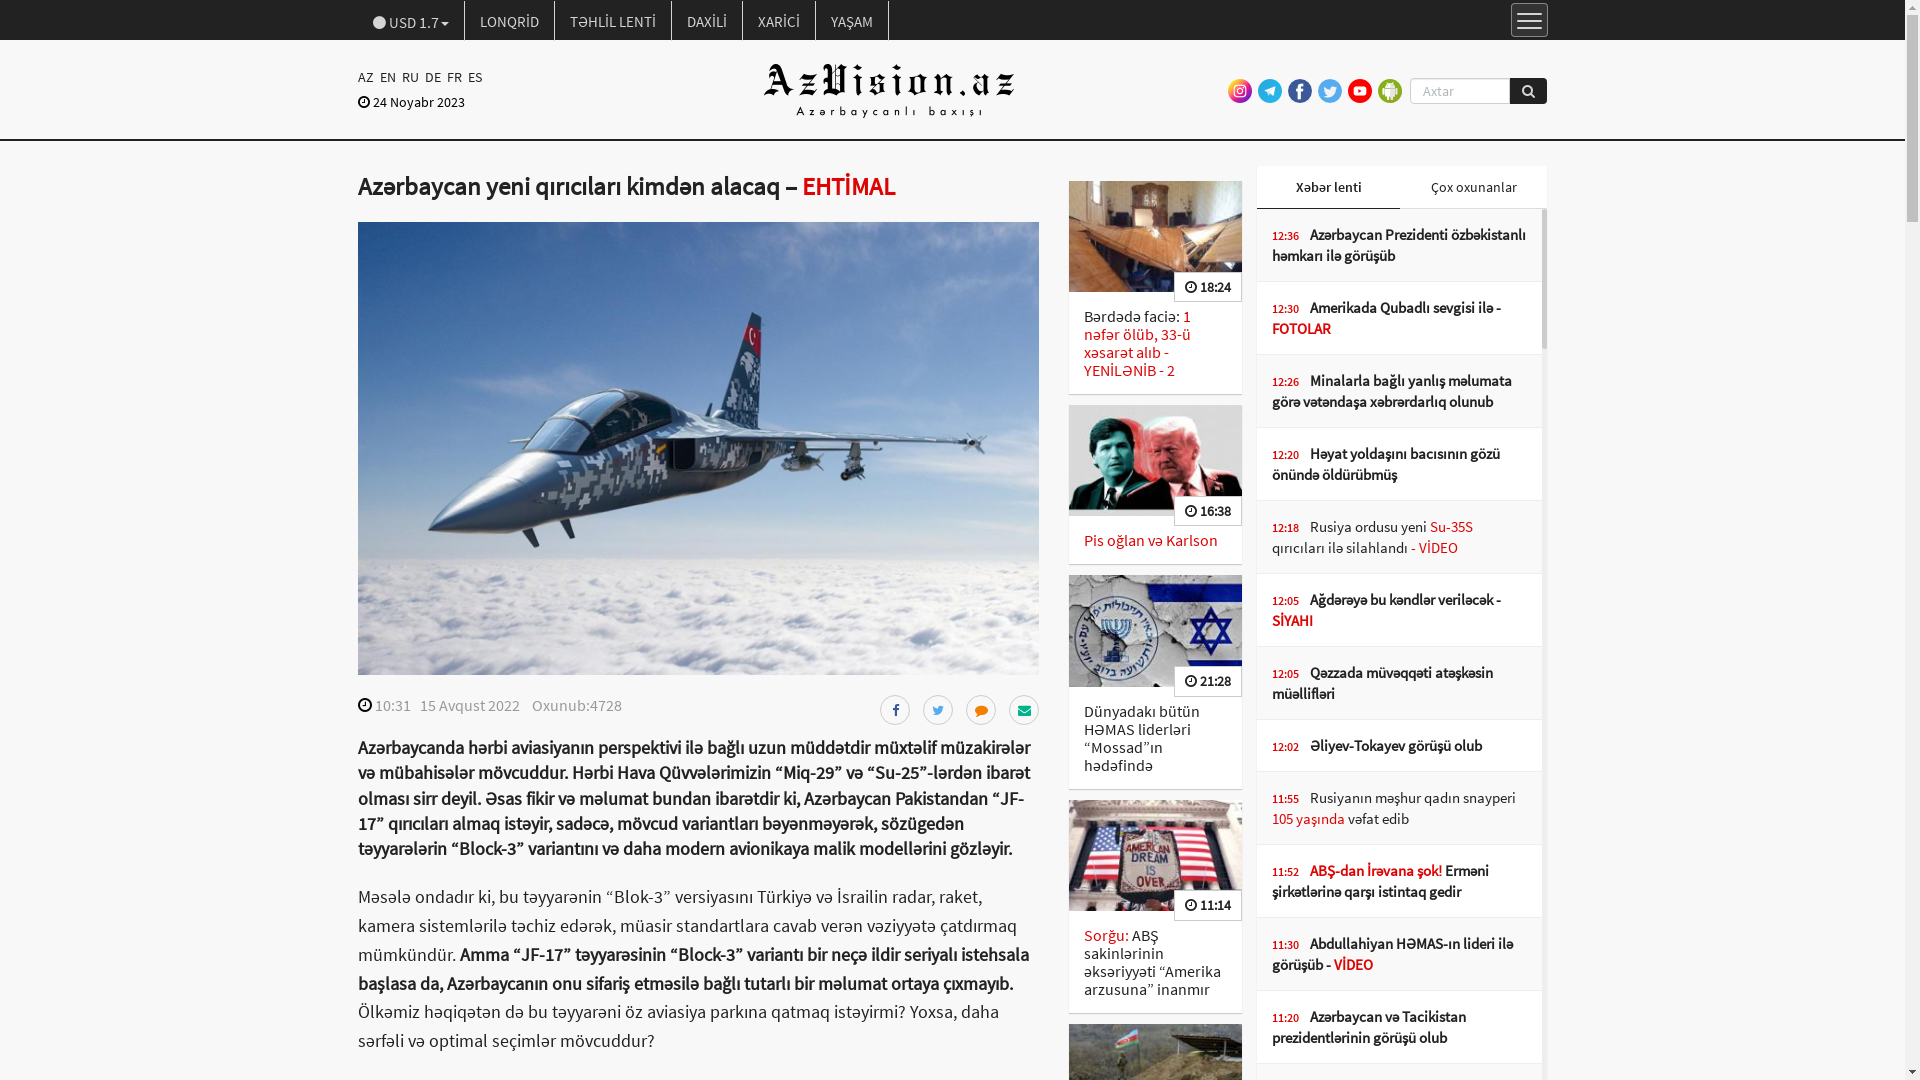  What do you see at coordinates (473, 76) in the screenshot?
I see `'ES'` at bounding box center [473, 76].